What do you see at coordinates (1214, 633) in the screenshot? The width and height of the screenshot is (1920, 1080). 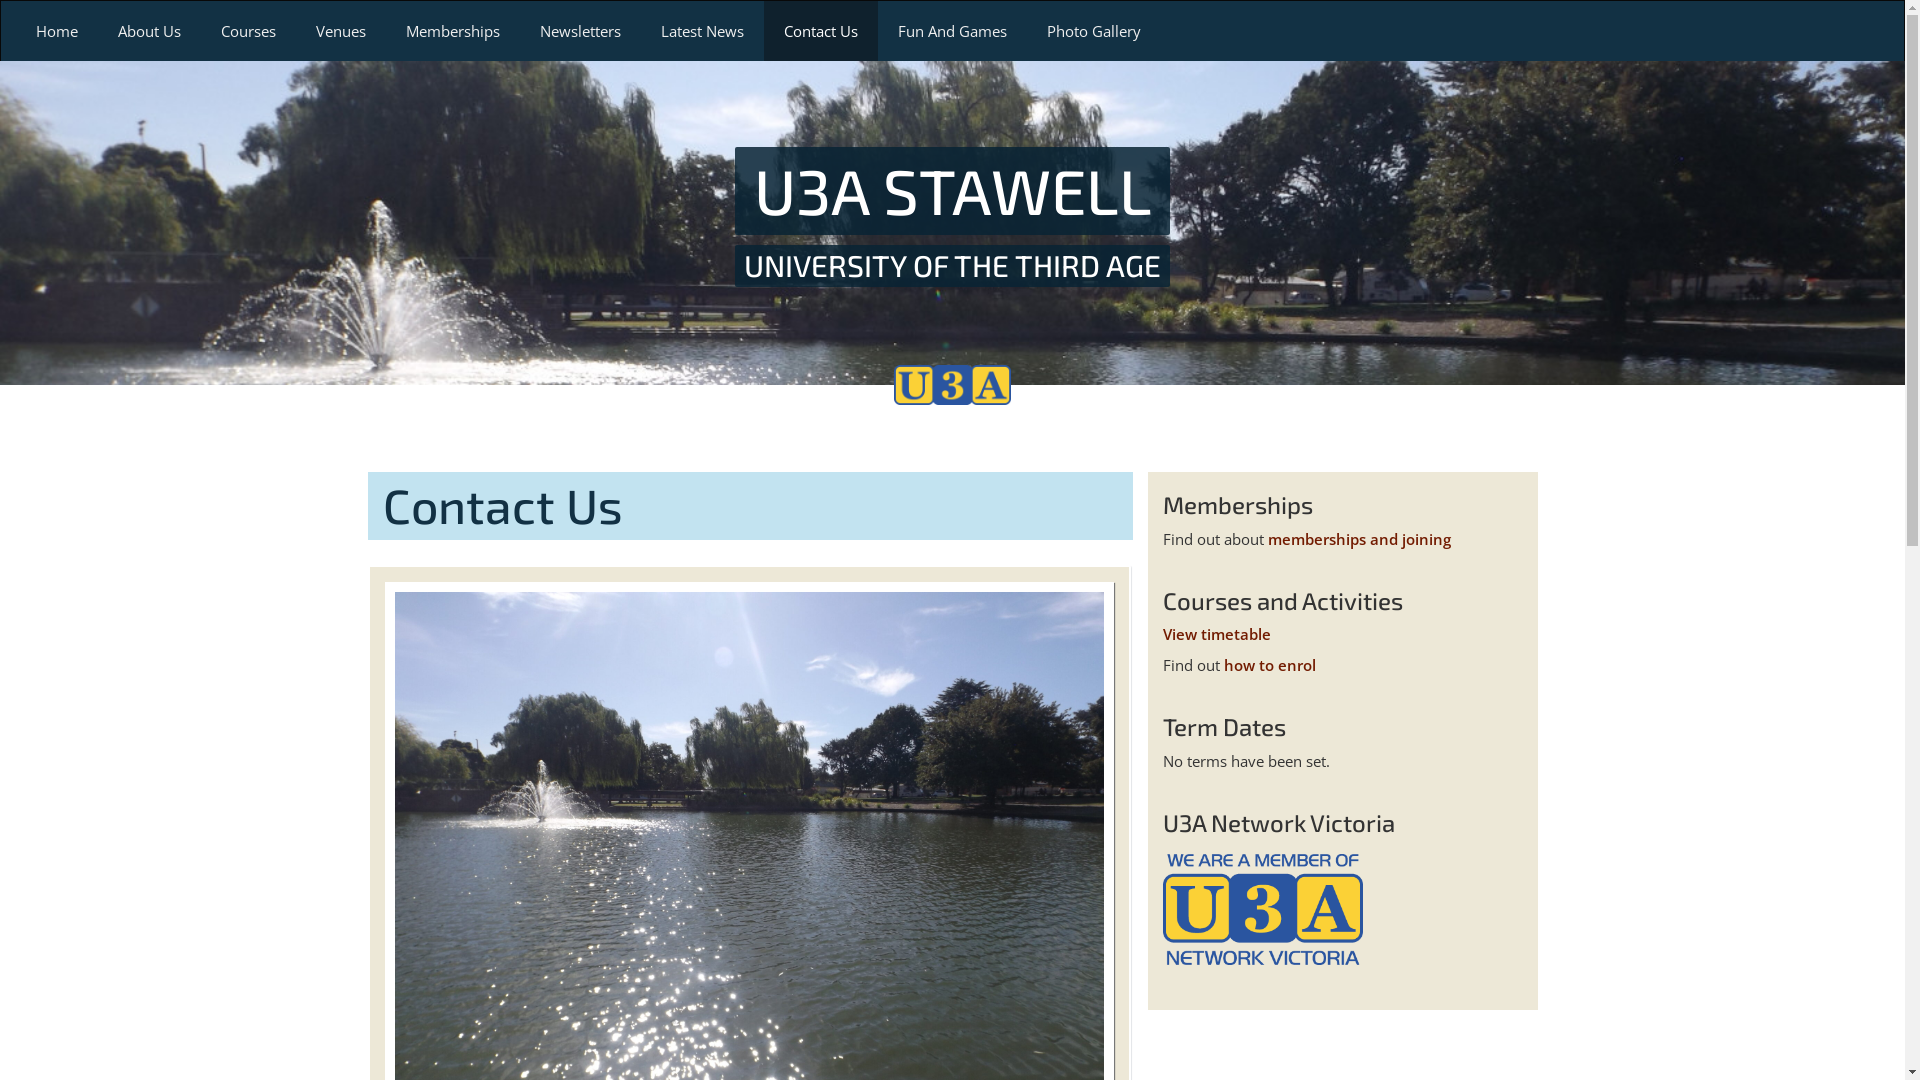 I see `'View timetable'` at bounding box center [1214, 633].